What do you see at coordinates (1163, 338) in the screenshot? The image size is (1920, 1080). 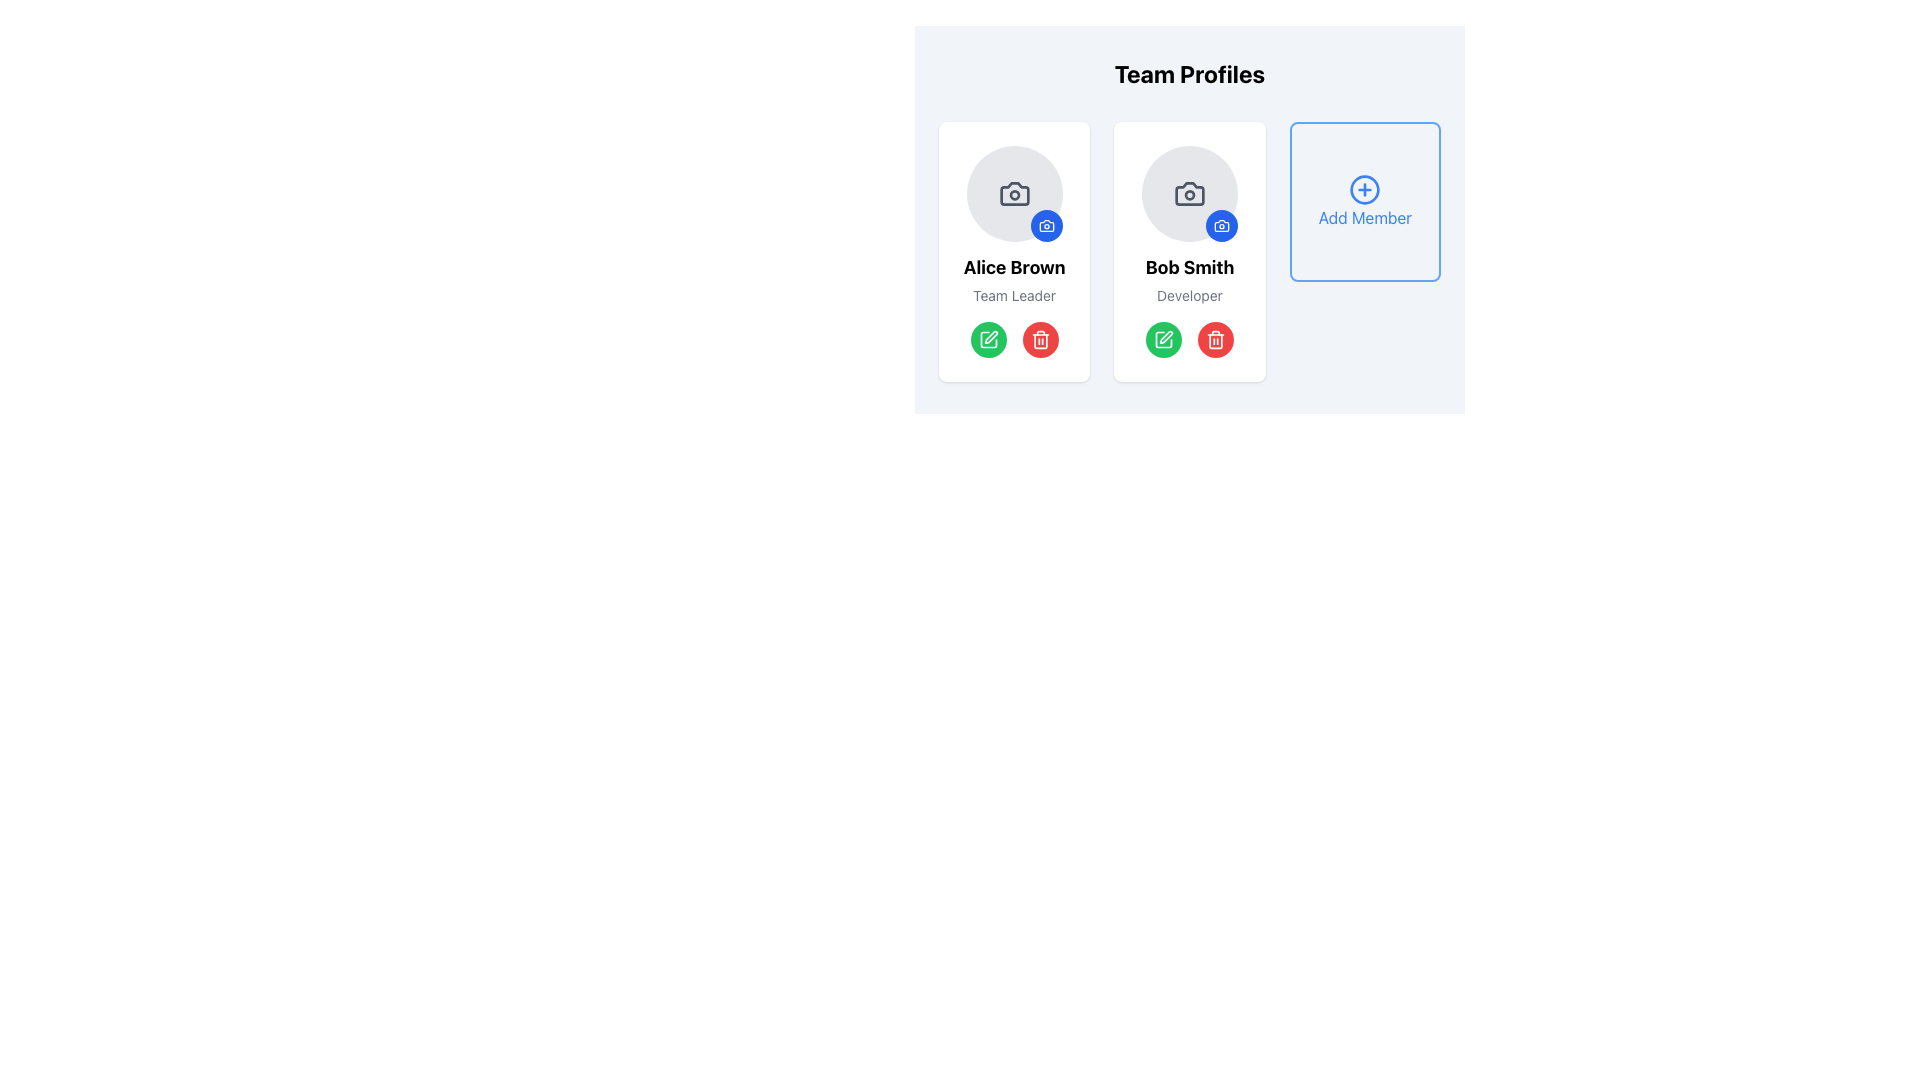 I see `the edit icon button located in the bottom left quadrant of Bob Smith's card in the 'Team Profiles' section` at bounding box center [1163, 338].